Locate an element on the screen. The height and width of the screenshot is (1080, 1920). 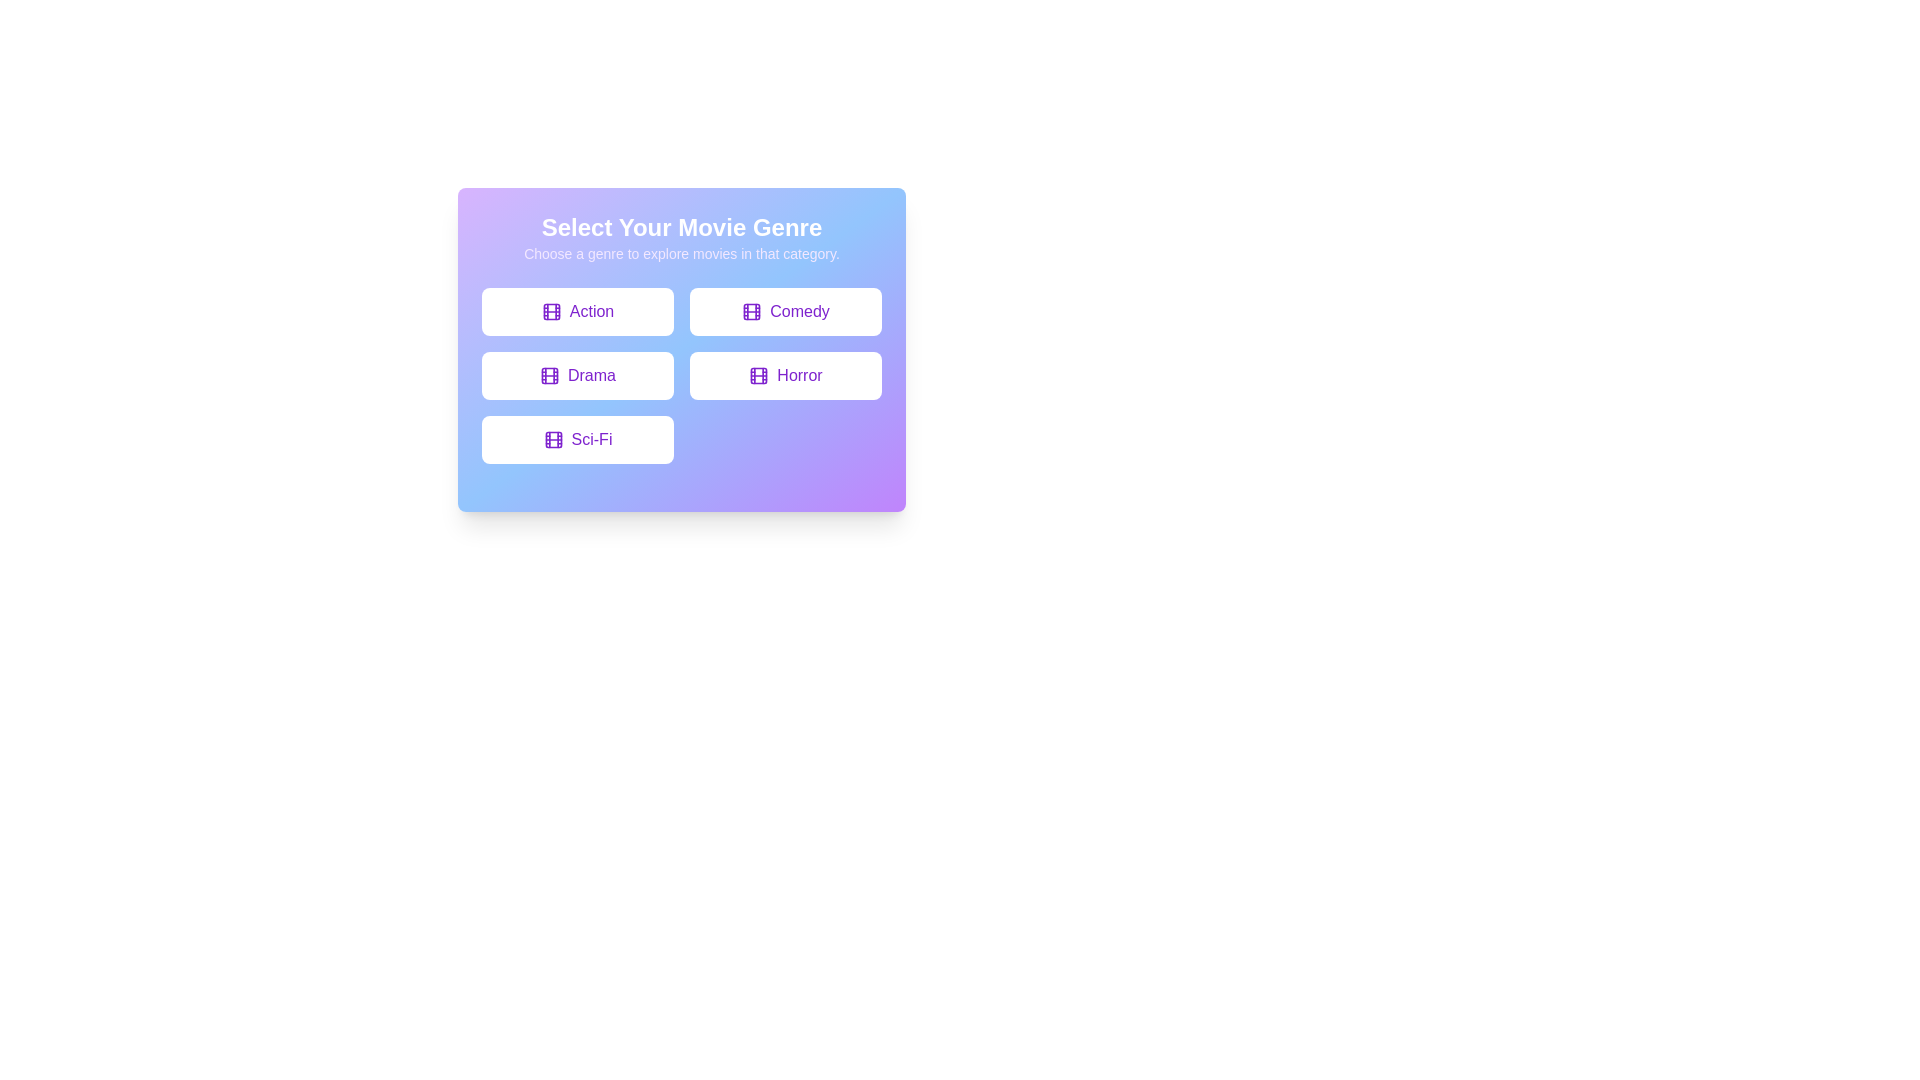
the button labeled Action is located at coordinates (576, 312).